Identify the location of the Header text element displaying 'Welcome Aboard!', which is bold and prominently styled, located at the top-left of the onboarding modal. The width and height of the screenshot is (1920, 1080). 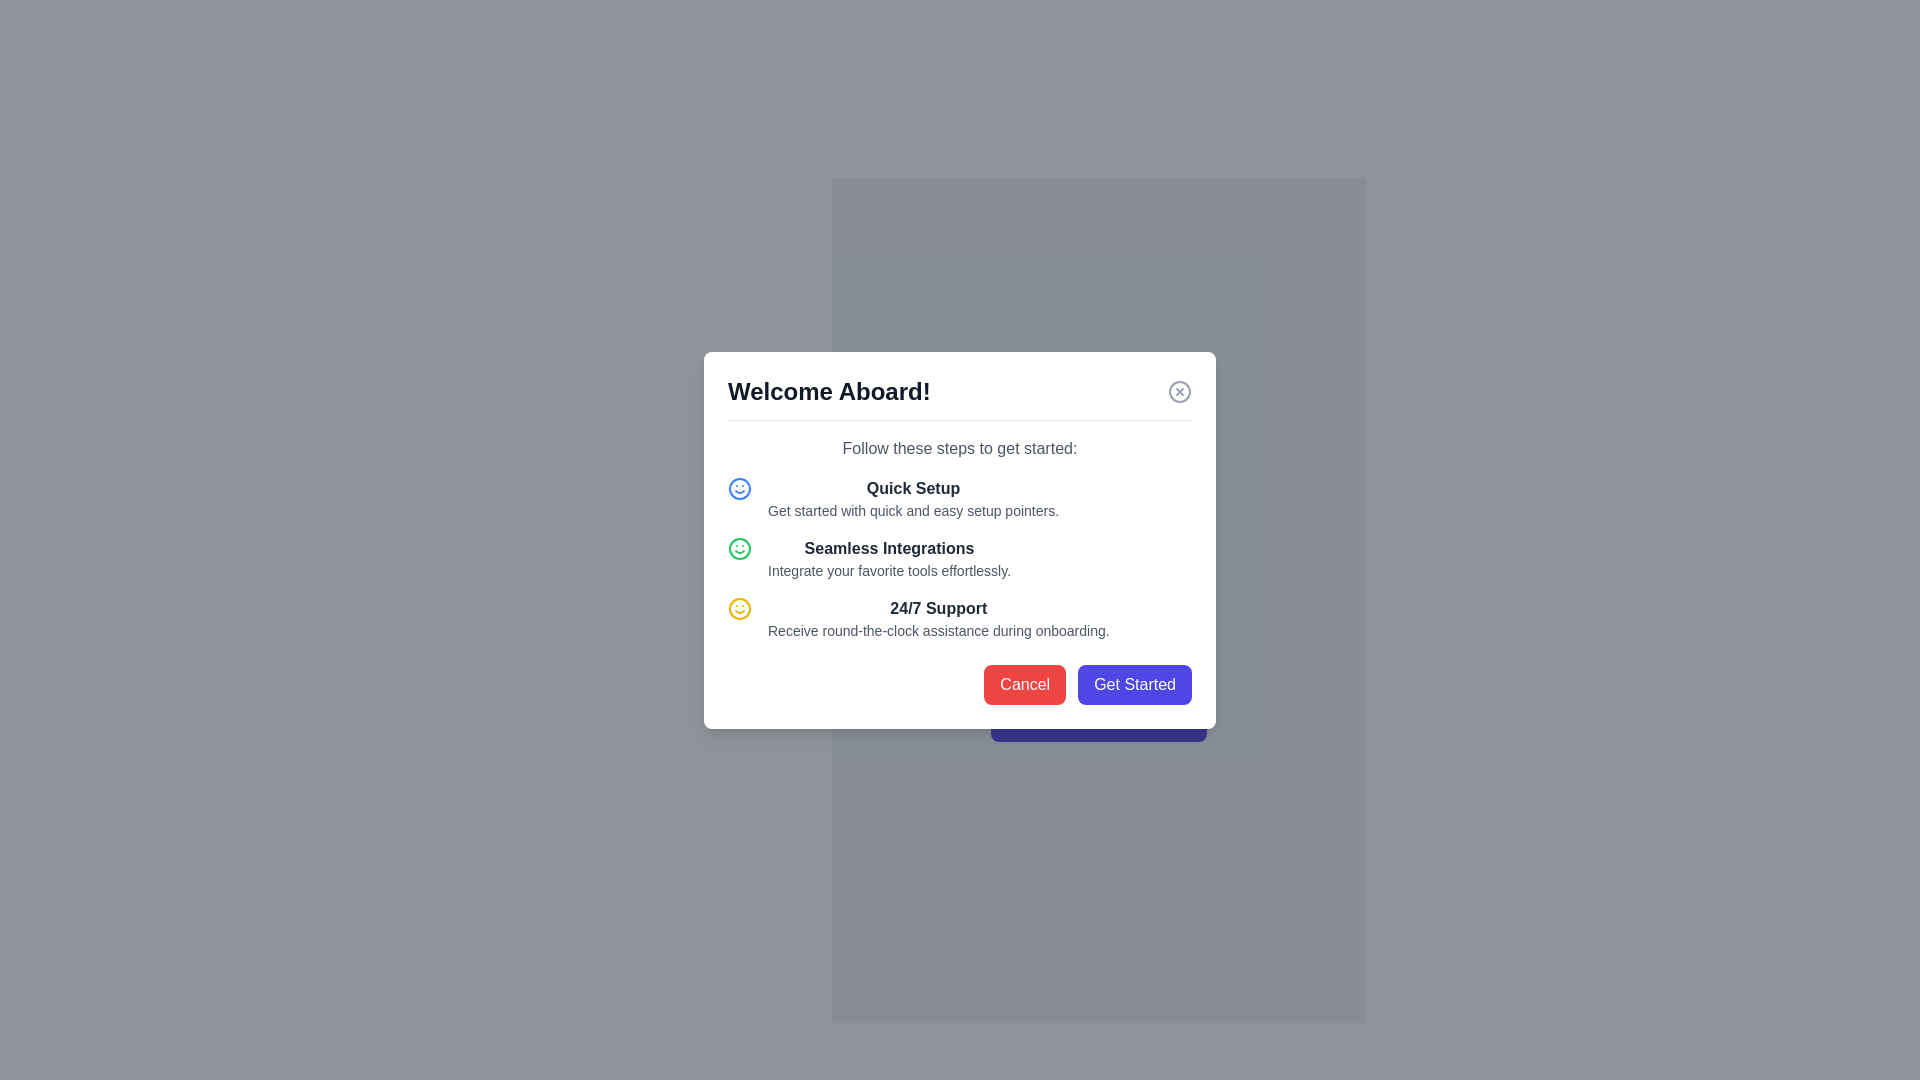
(829, 391).